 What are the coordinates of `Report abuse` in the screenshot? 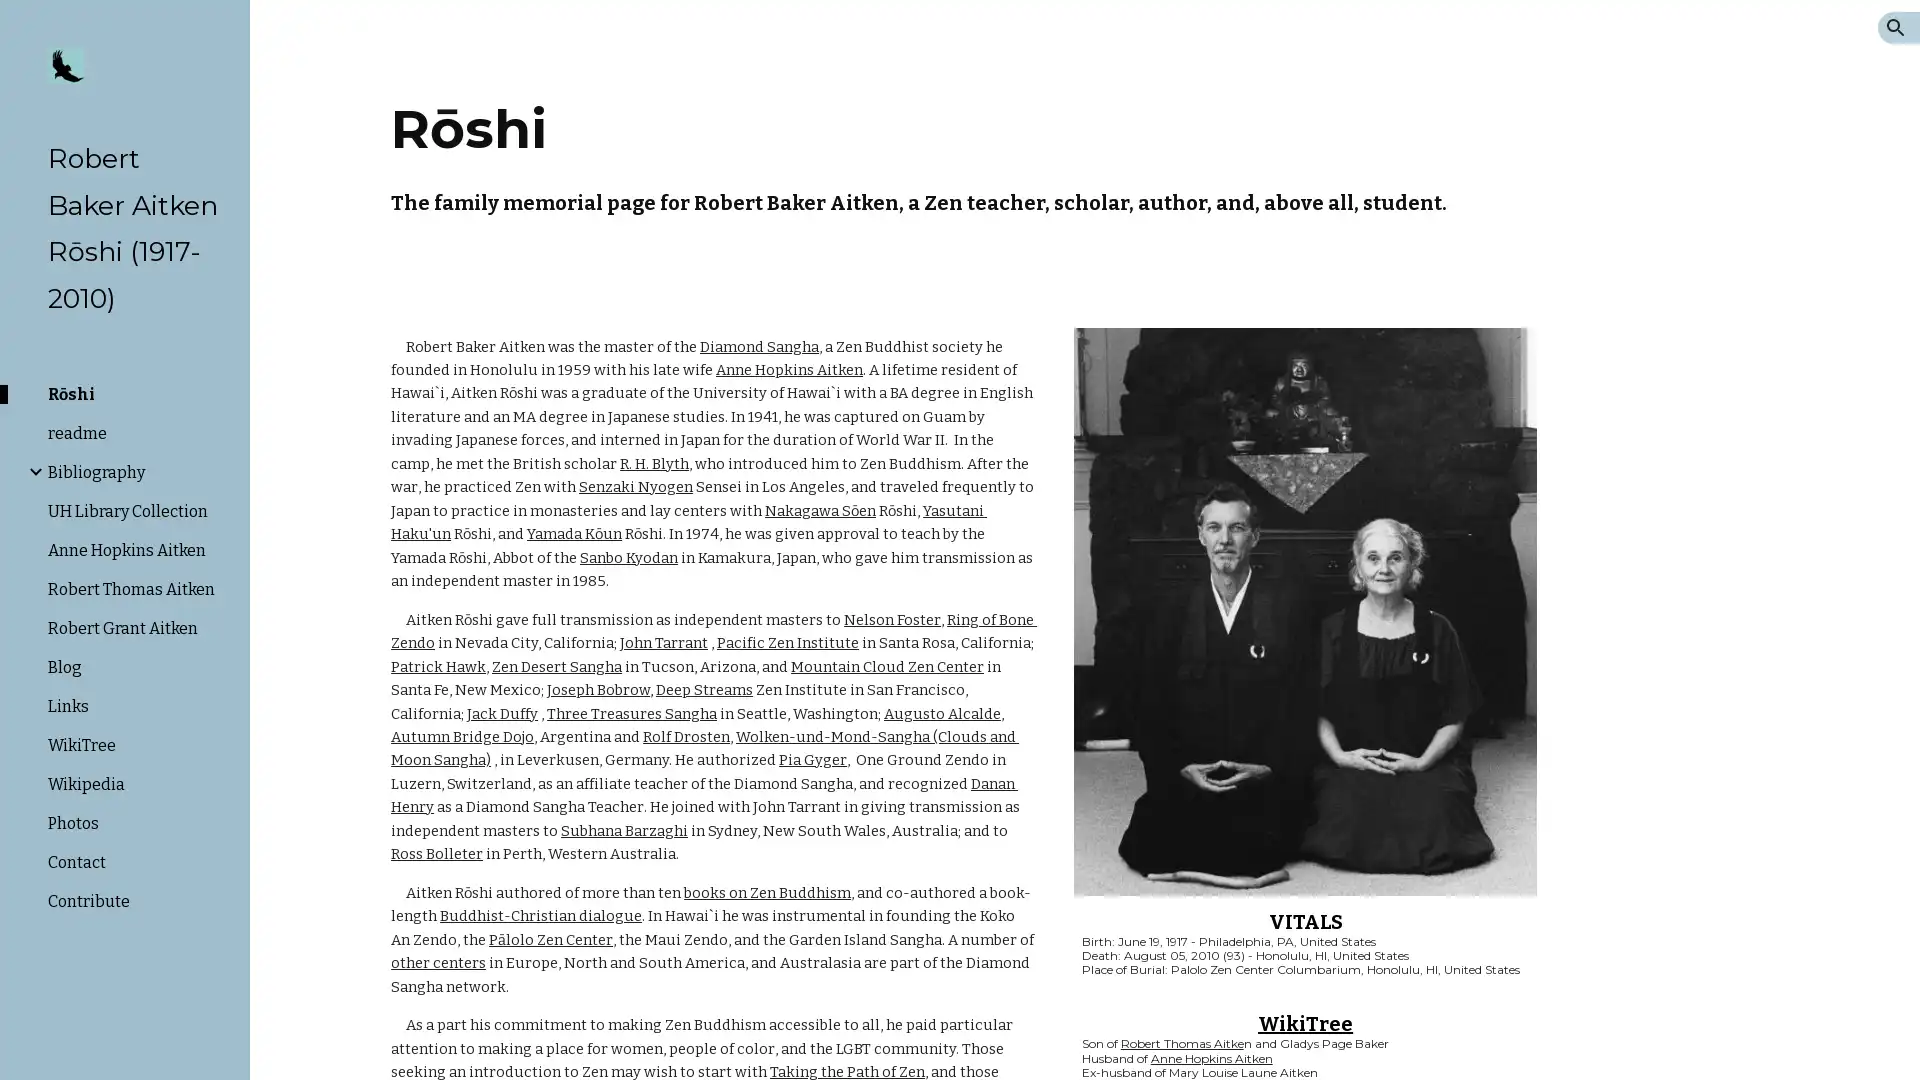 It's located at (432, 1044).